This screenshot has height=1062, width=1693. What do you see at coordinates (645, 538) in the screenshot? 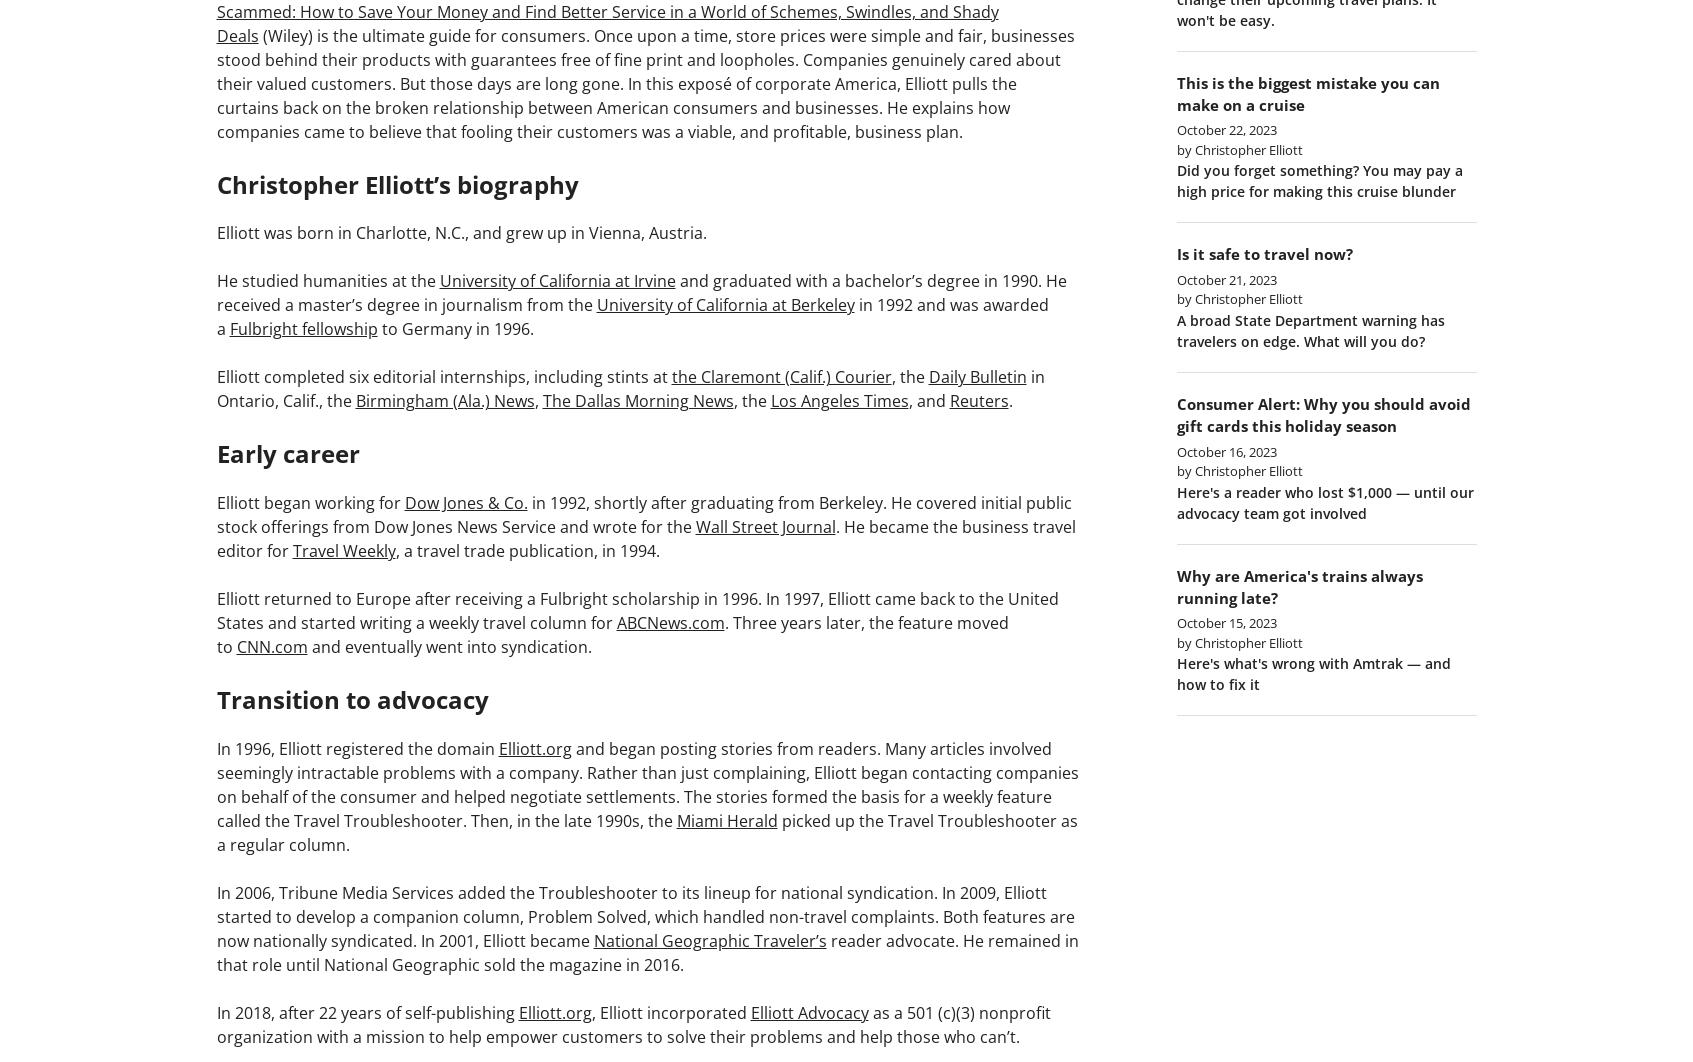
I see `'. He became the business travel editor for'` at bounding box center [645, 538].